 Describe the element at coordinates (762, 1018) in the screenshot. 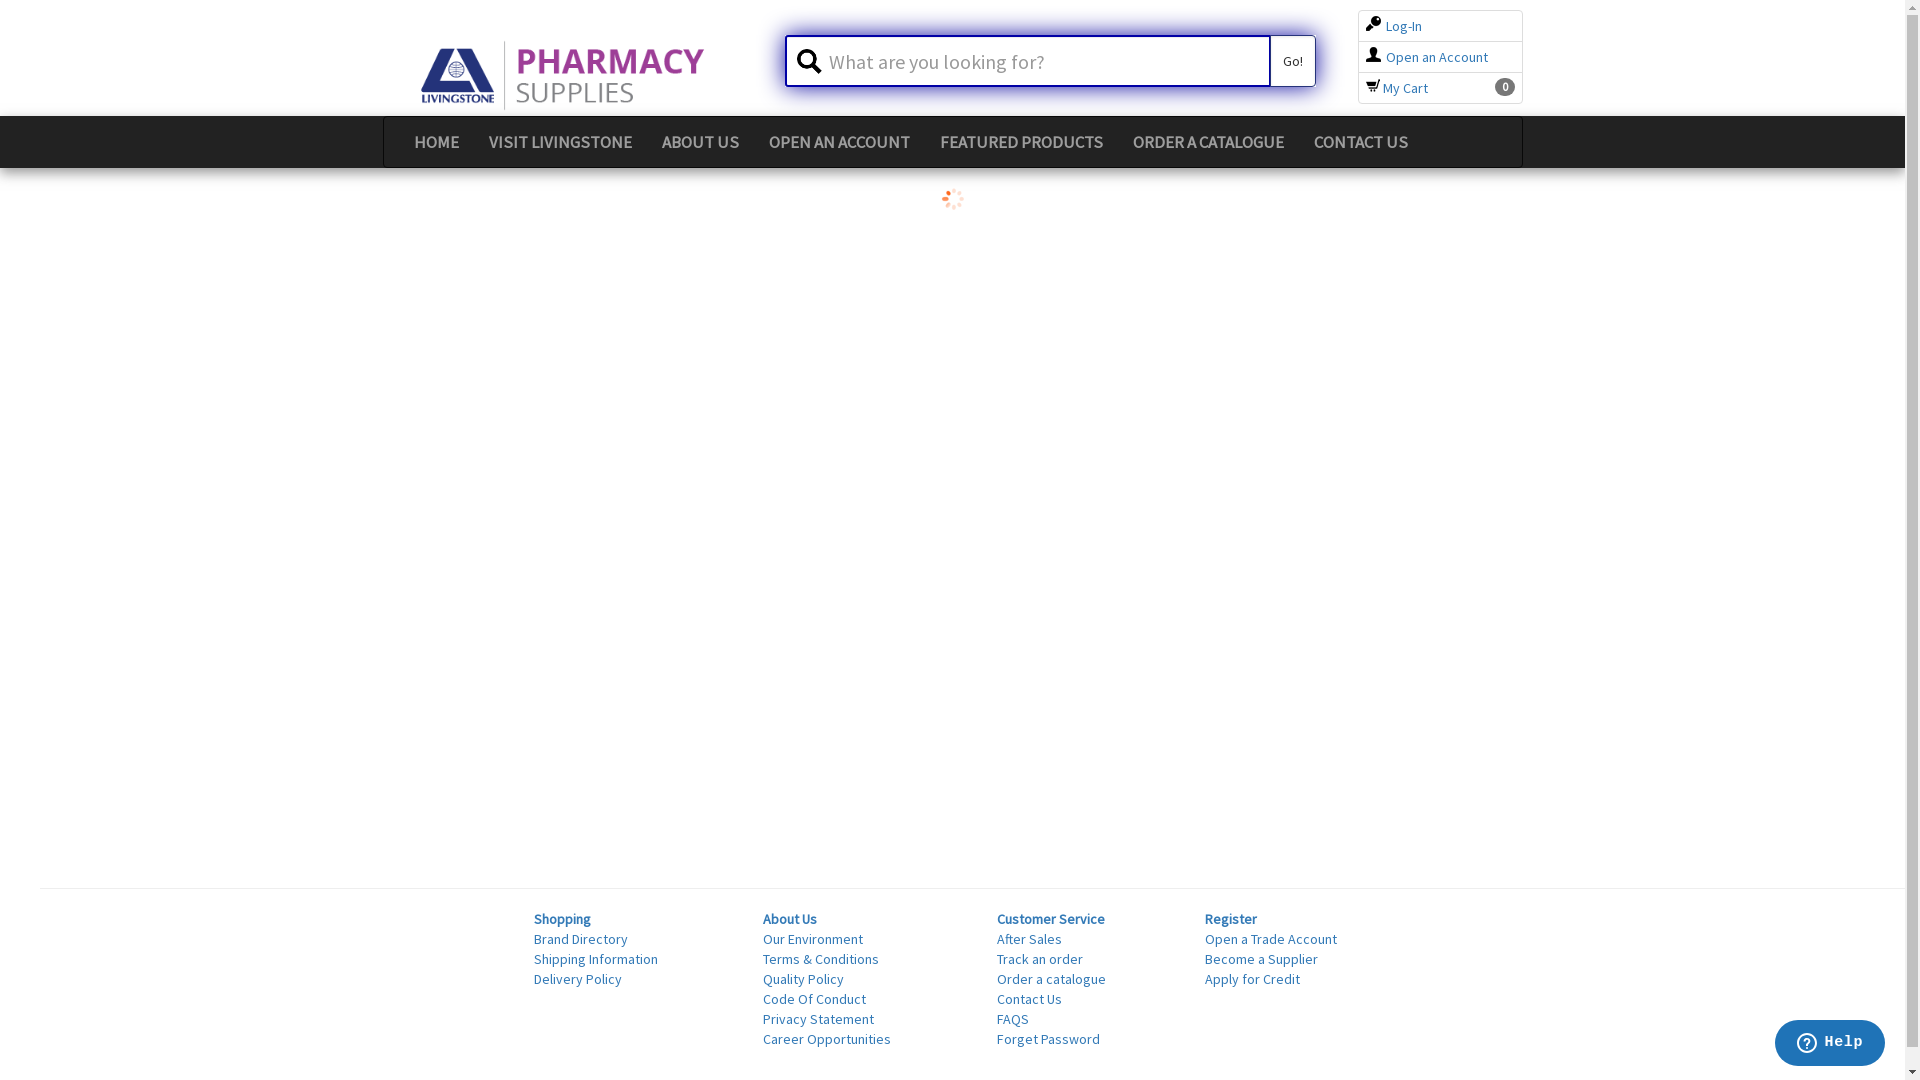

I see `'Privacy Statement'` at that location.